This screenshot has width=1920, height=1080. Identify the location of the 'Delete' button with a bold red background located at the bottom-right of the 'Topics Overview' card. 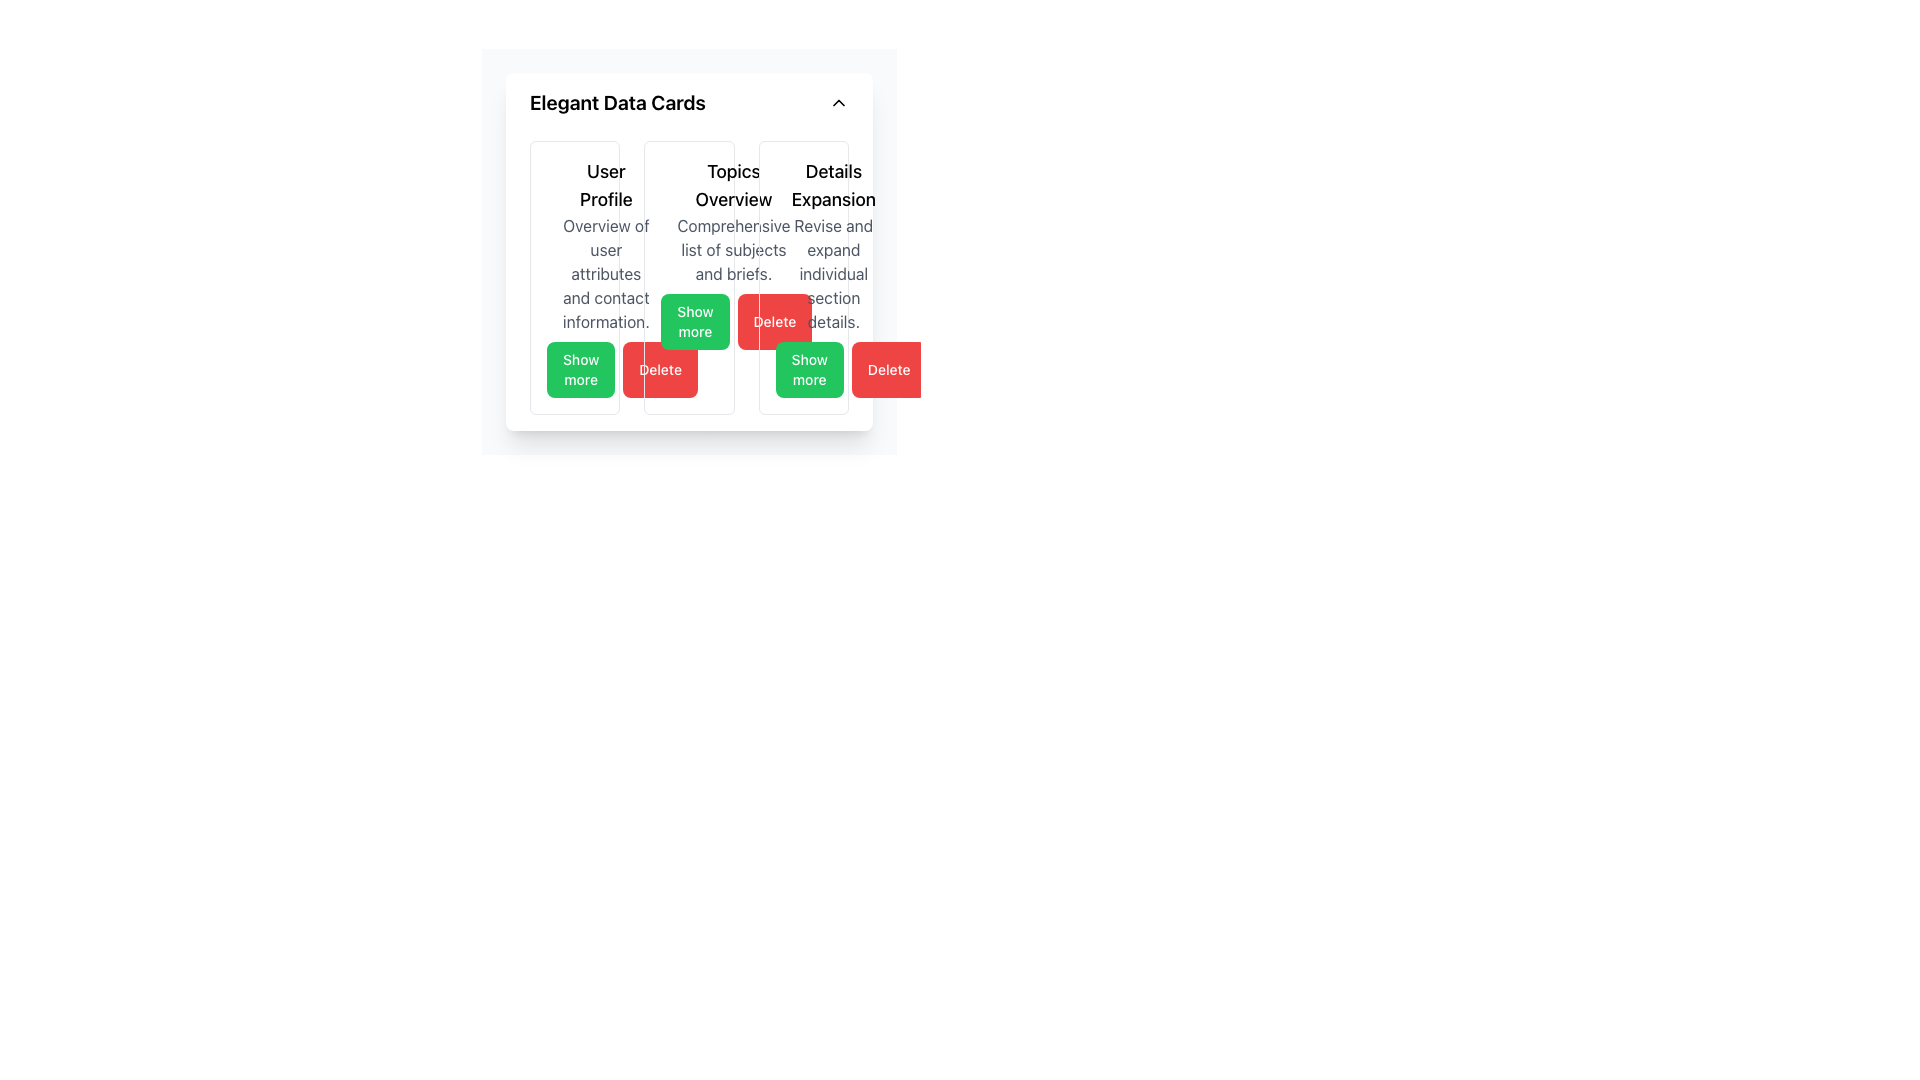
(660, 370).